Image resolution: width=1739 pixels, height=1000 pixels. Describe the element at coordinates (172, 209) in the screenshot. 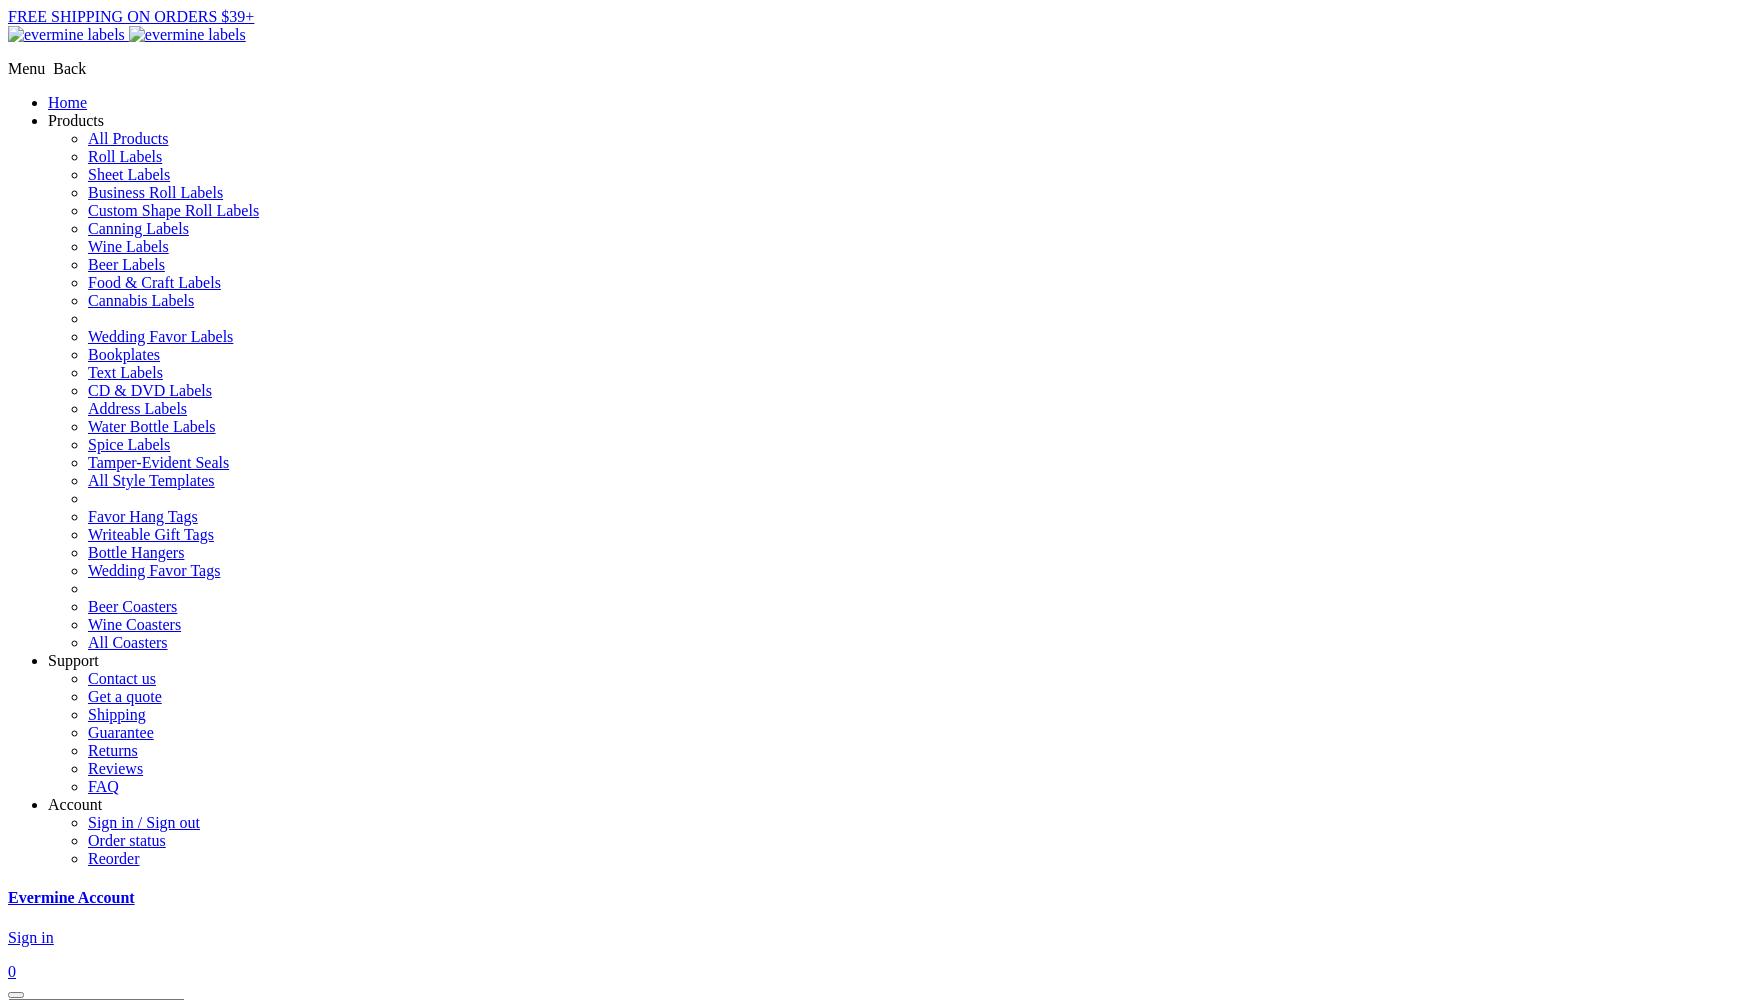

I see `'Custom Shape Roll Labels'` at that location.